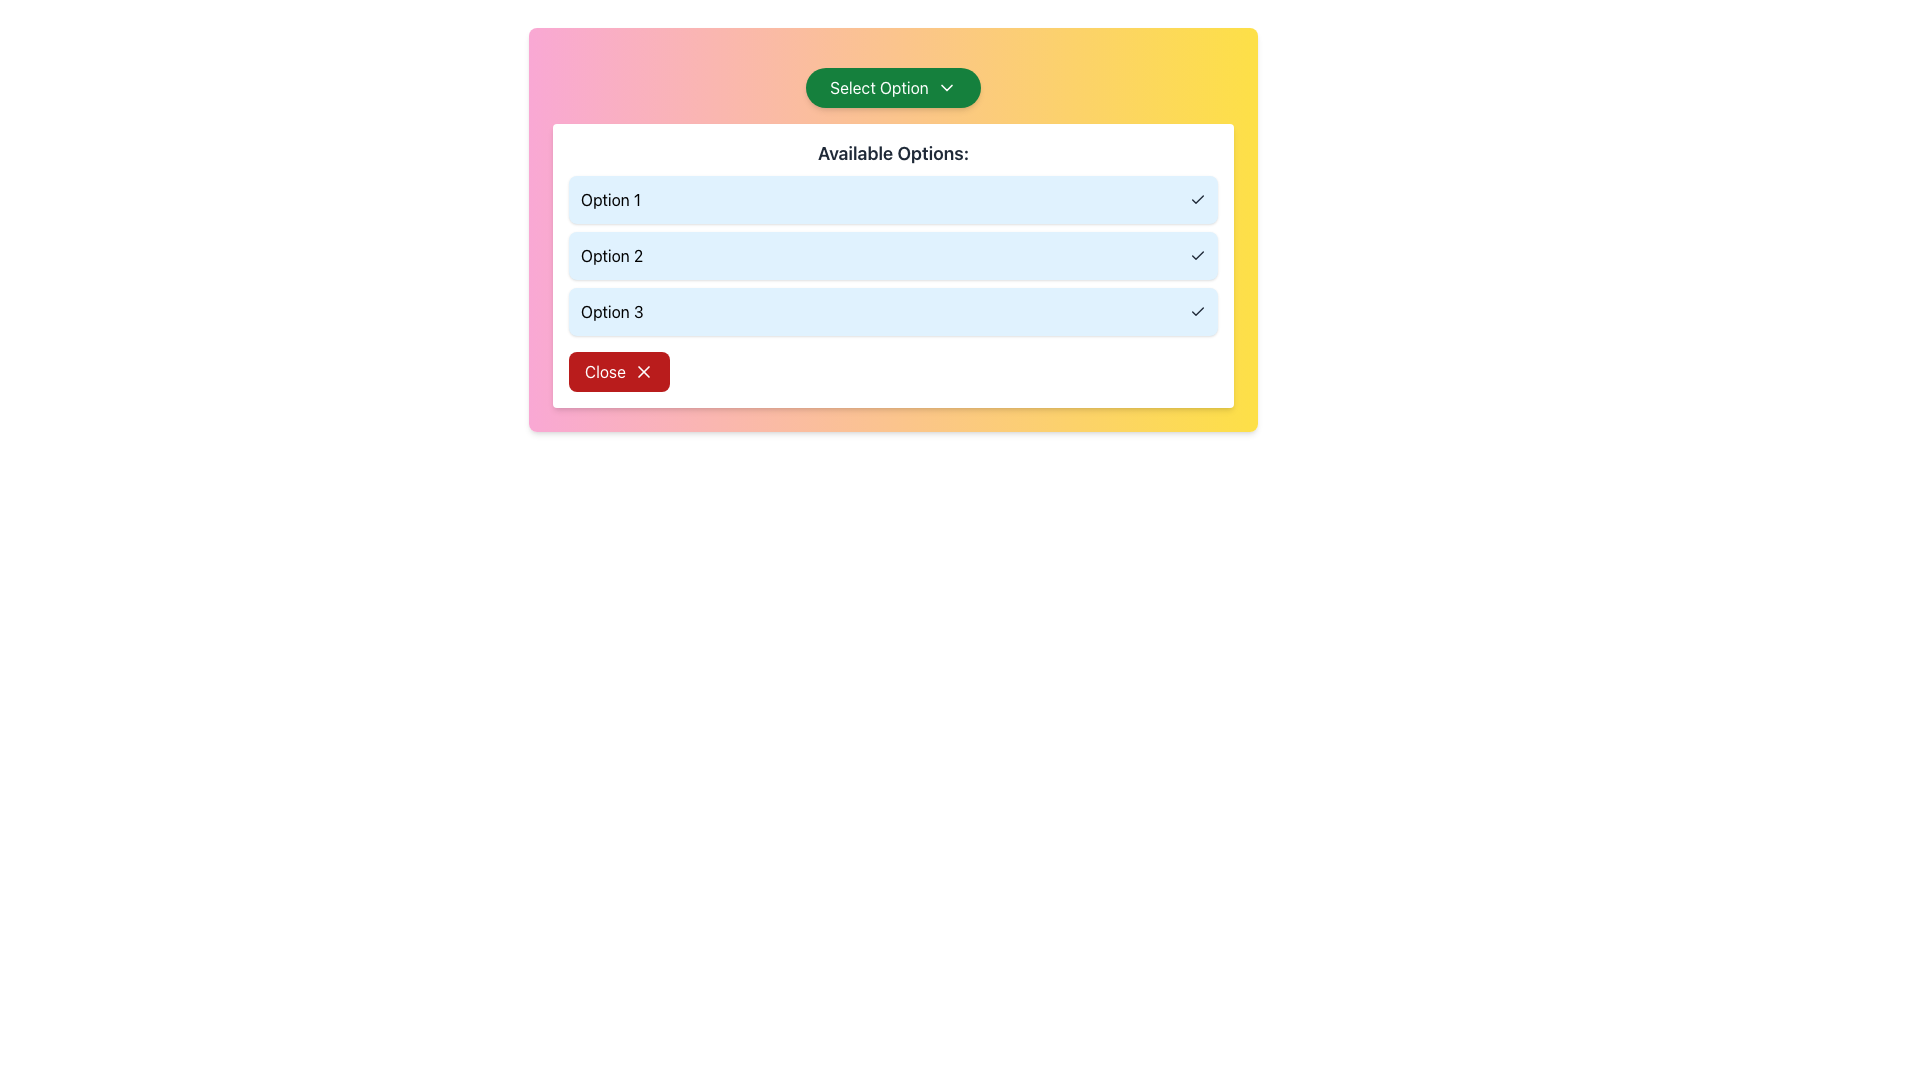 The width and height of the screenshot is (1920, 1080). What do you see at coordinates (892, 312) in the screenshot?
I see `the list item labeled 'Option 3' in the dropdown menu` at bounding box center [892, 312].